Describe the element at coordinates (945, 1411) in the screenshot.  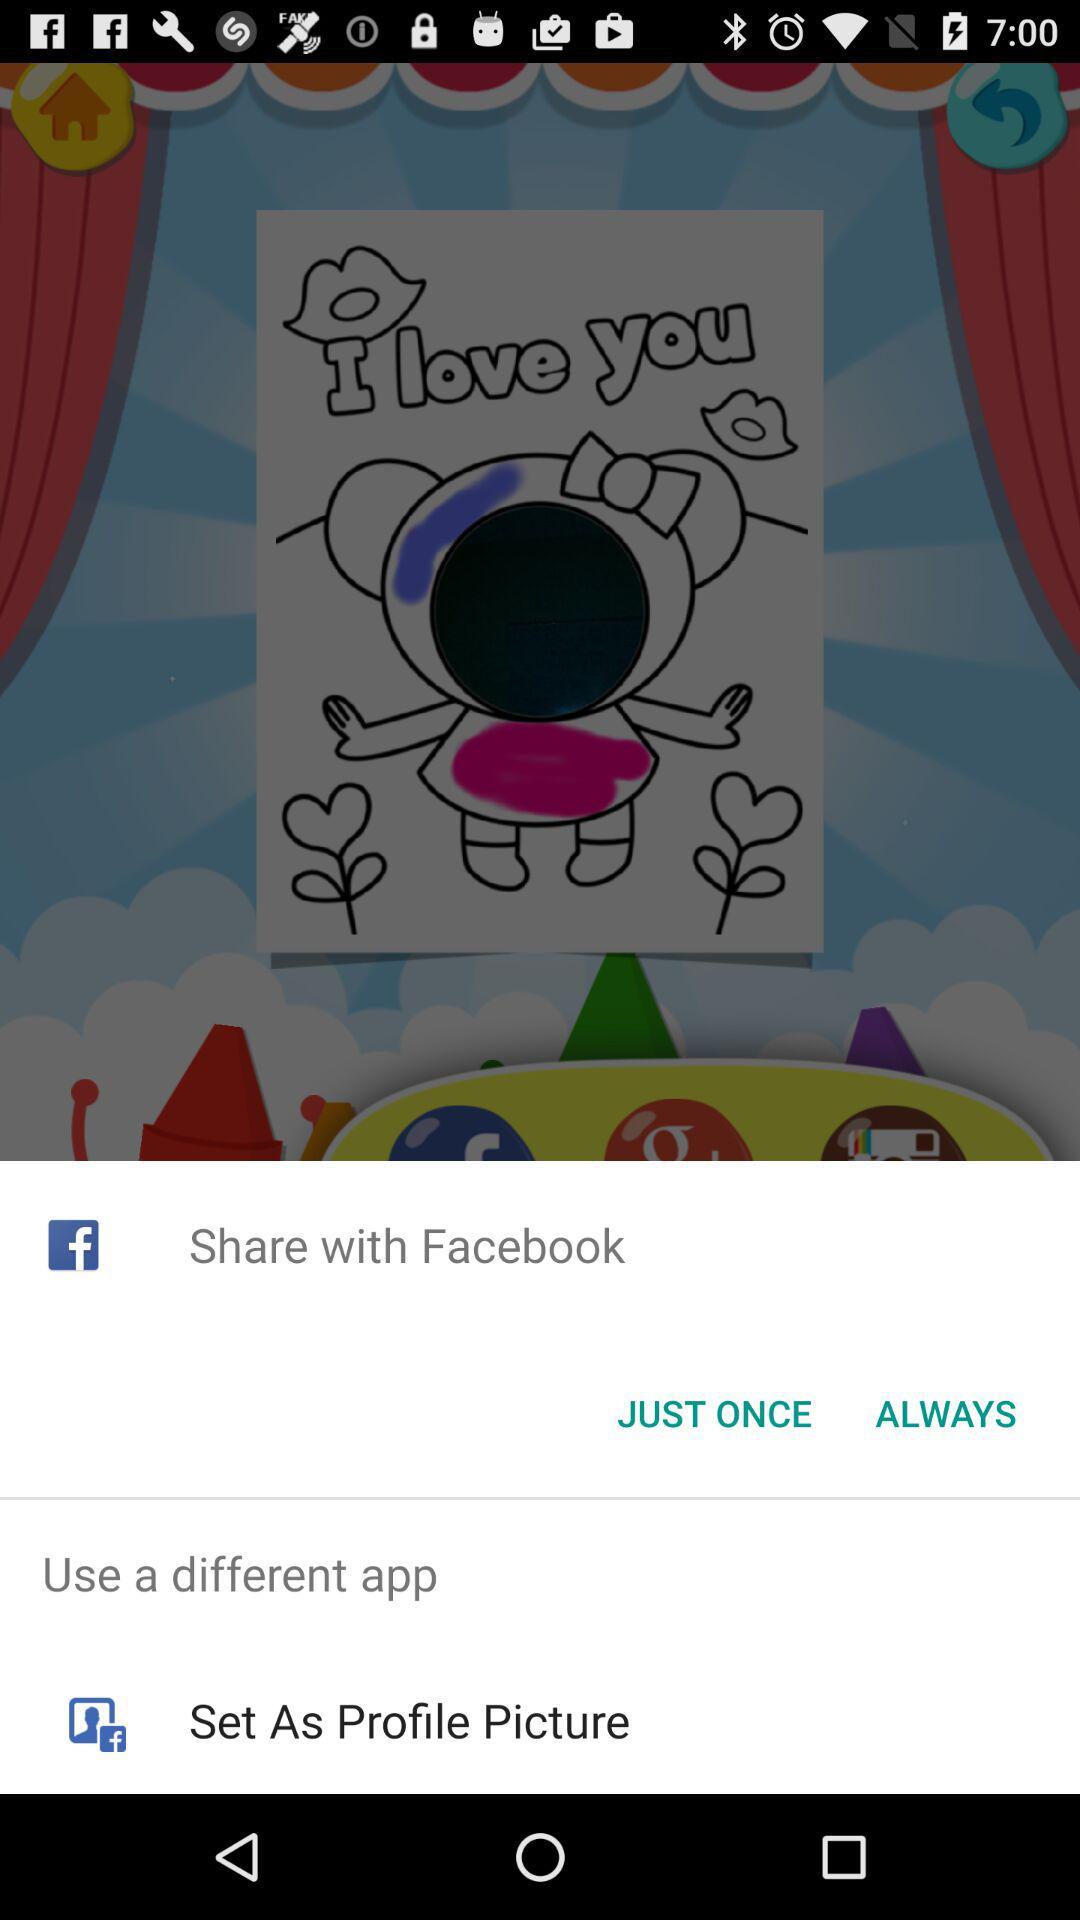
I see `the item at the bottom right corner` at that location.